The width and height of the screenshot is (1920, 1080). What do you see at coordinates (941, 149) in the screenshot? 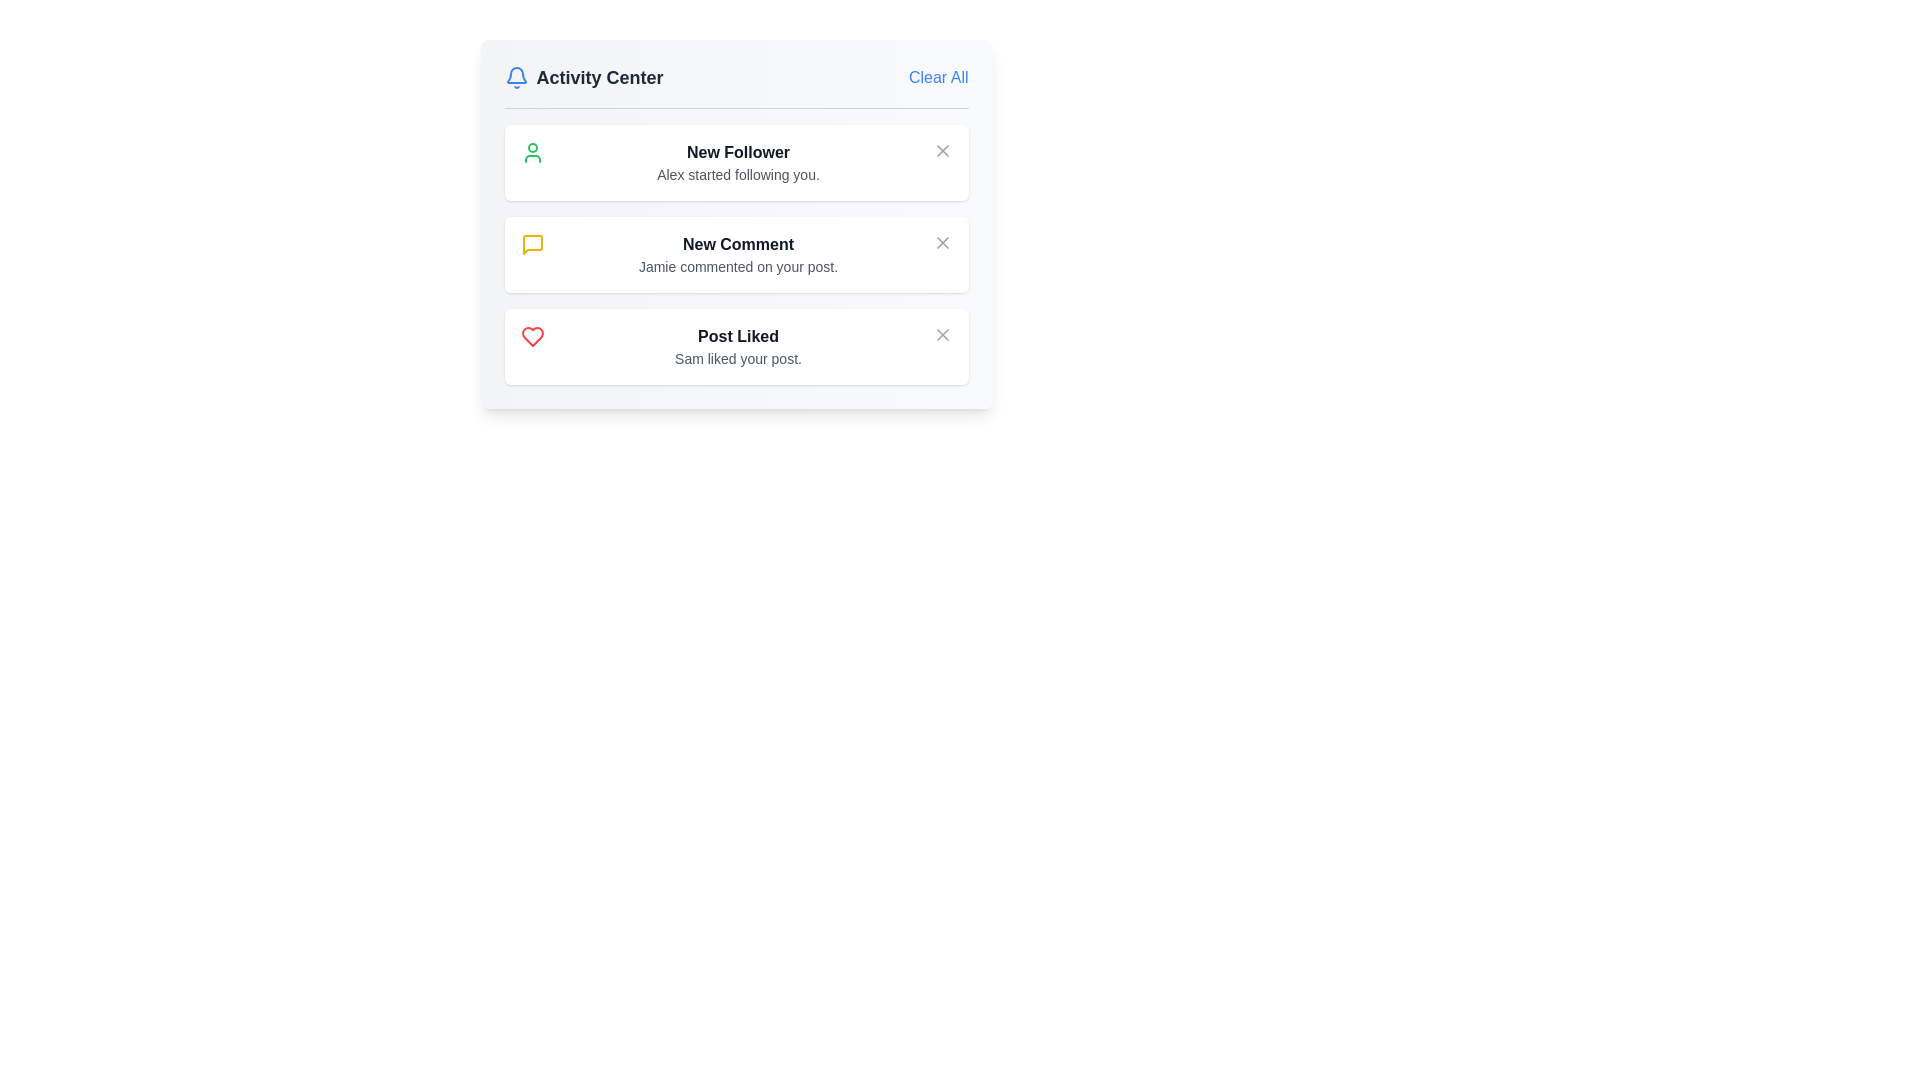
I see `the dismiss 'X' button located to the right of the text 'New Follower' and 'Alex started following you.'` at bounding box center [941, 149].